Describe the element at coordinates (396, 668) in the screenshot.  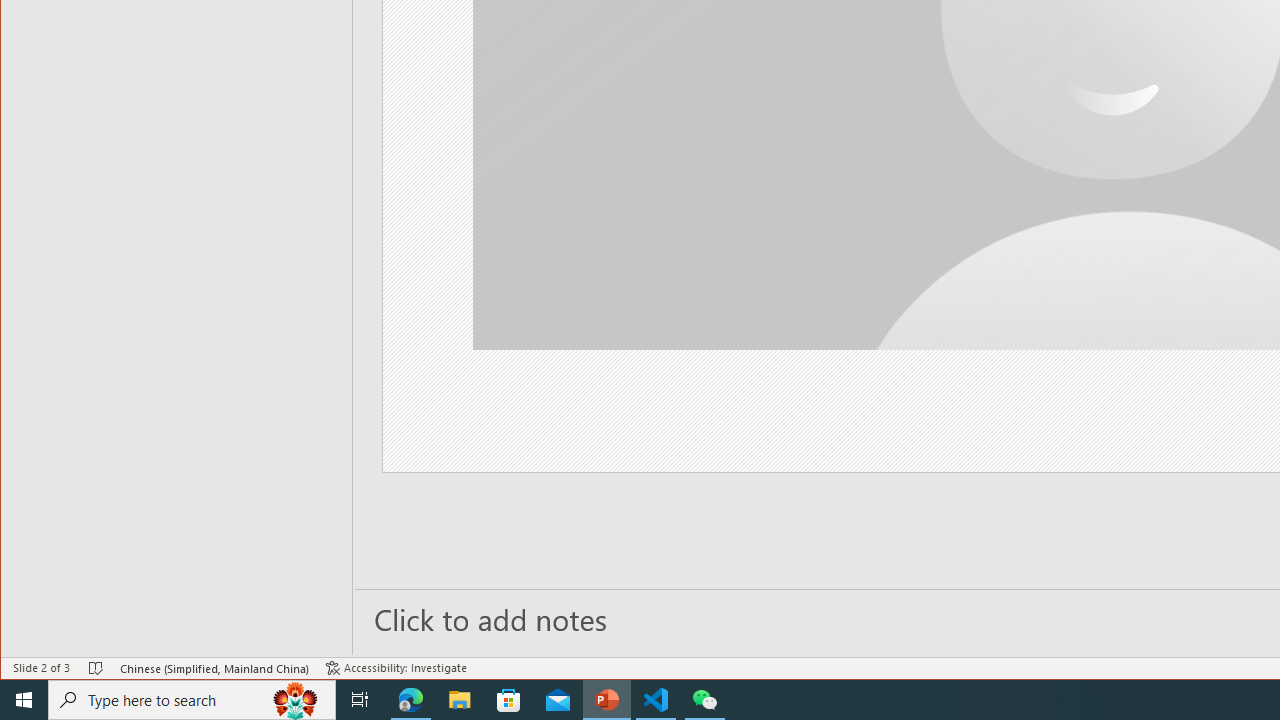
I see `'Accessibility Checker Accessibility: Investigate'` at that location.